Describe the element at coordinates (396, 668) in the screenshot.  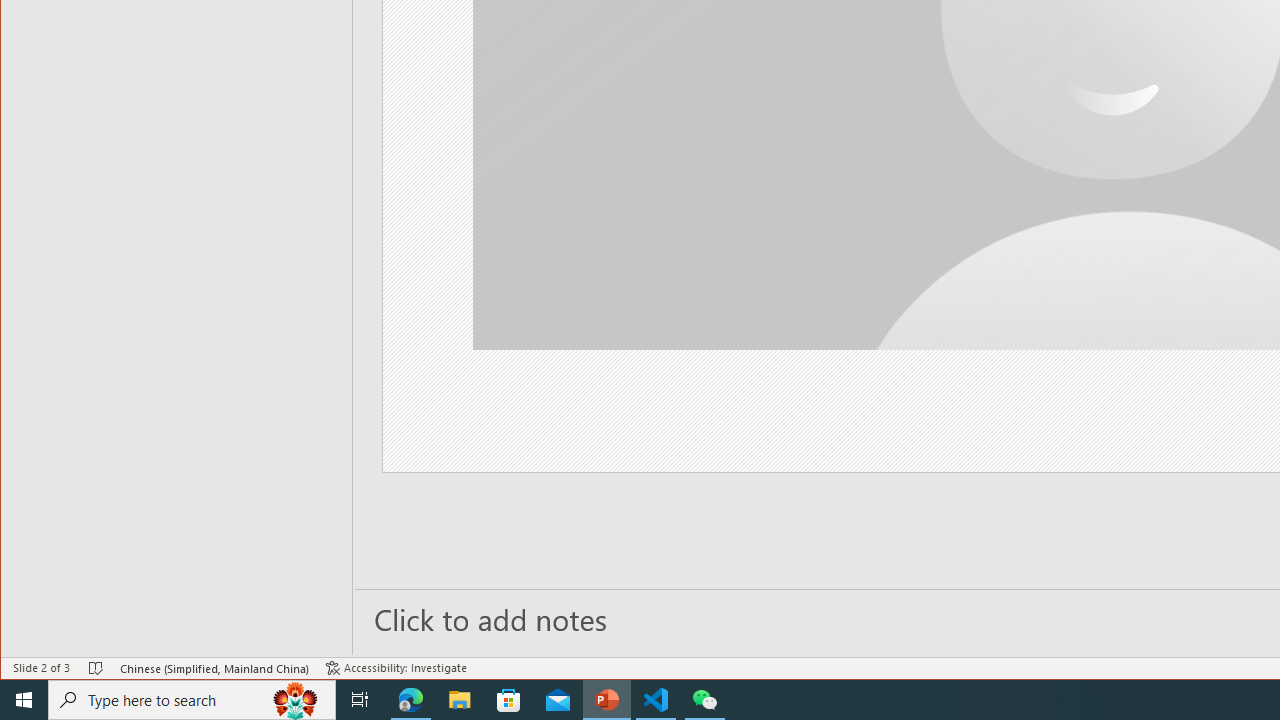
I see `'Accessibility Checker Accessibility: Investigate'` at that location.